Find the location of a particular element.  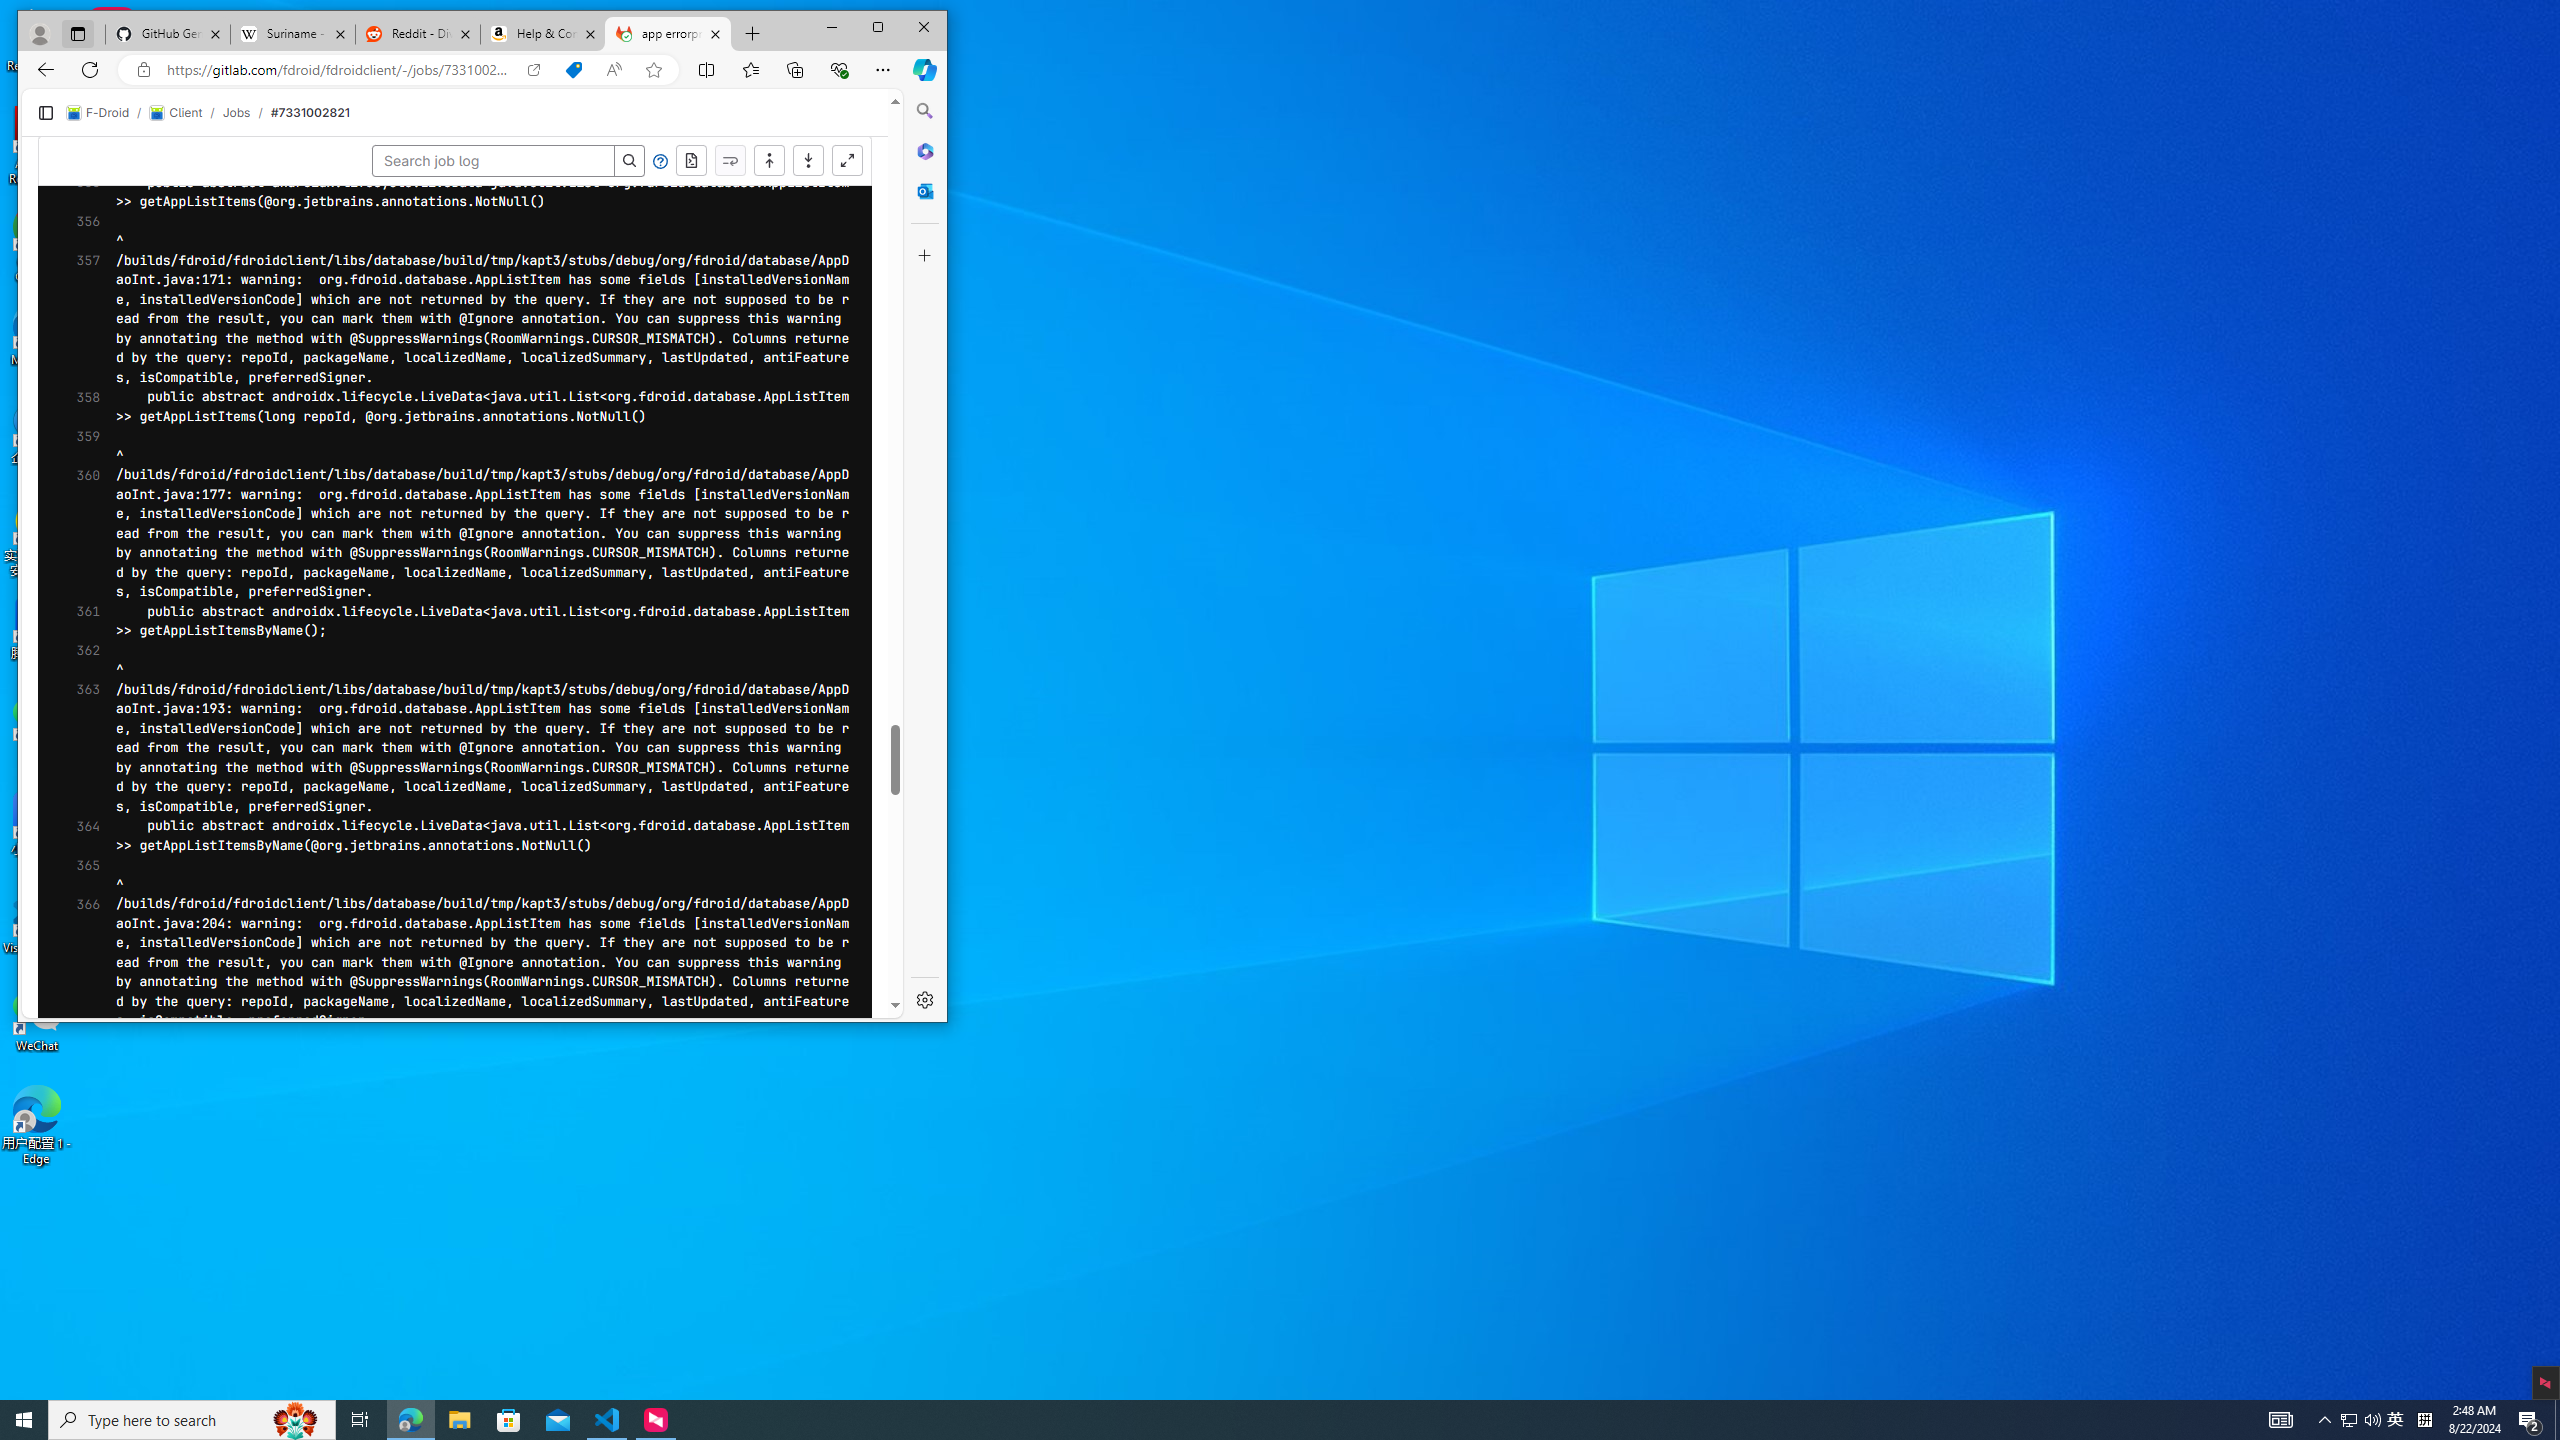

'362' is located at coordinates (82, 659).